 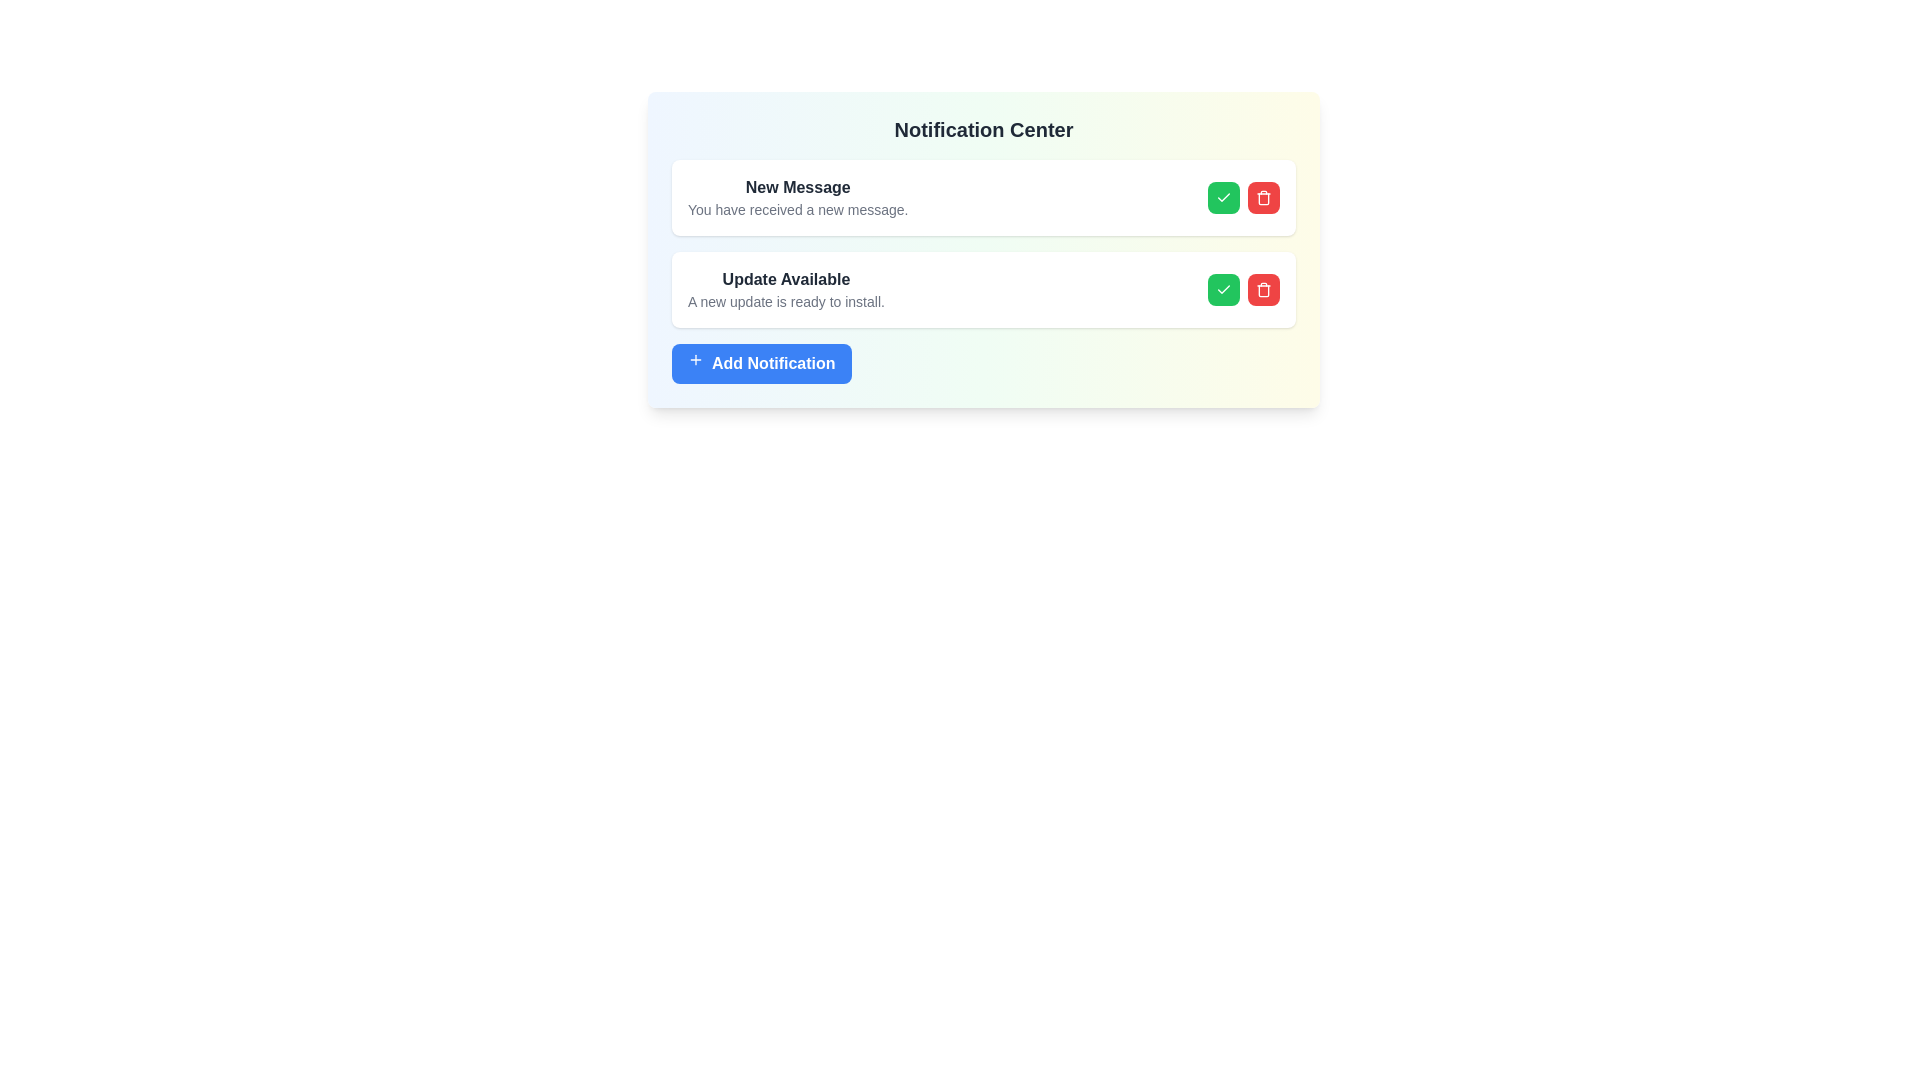 I want to click on the delete button located in the upper-right corner of the notification card, so click(x=1262, y=197).